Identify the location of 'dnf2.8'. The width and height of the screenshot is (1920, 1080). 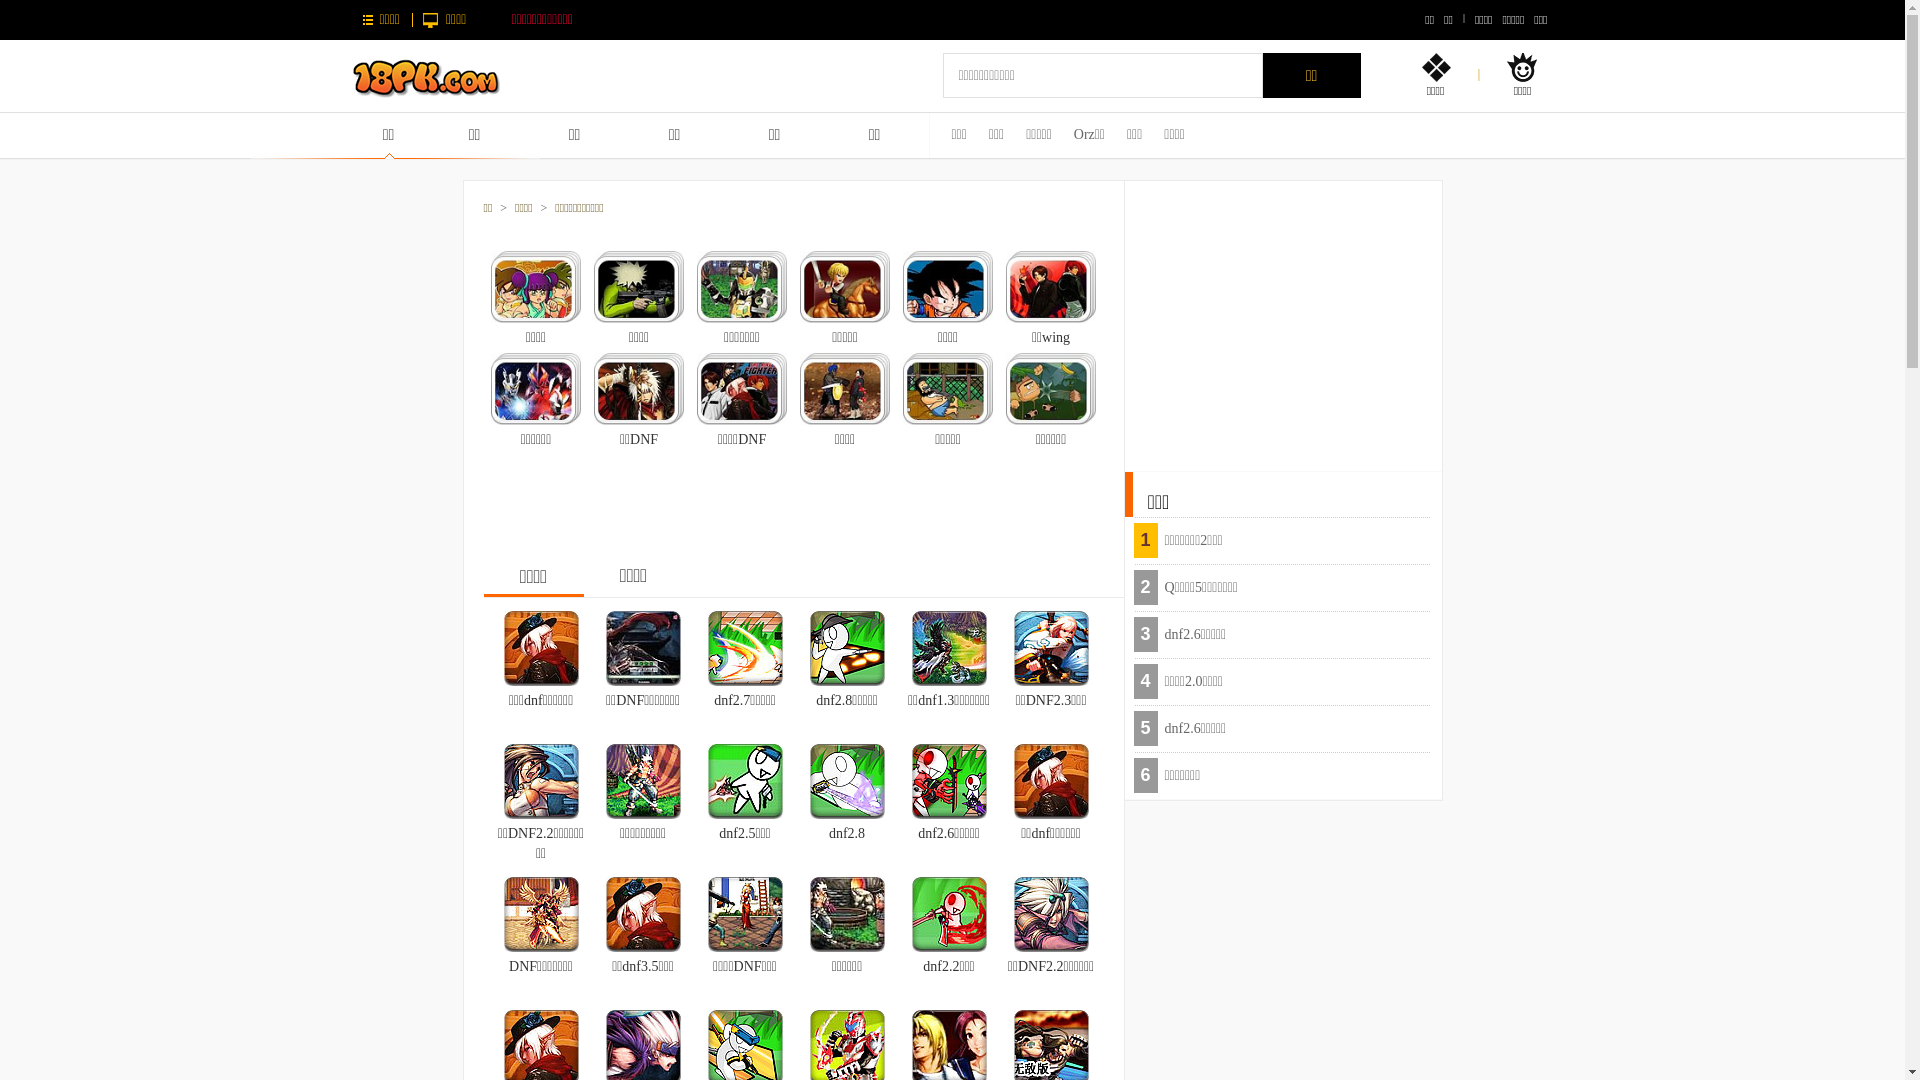
(810, 778).